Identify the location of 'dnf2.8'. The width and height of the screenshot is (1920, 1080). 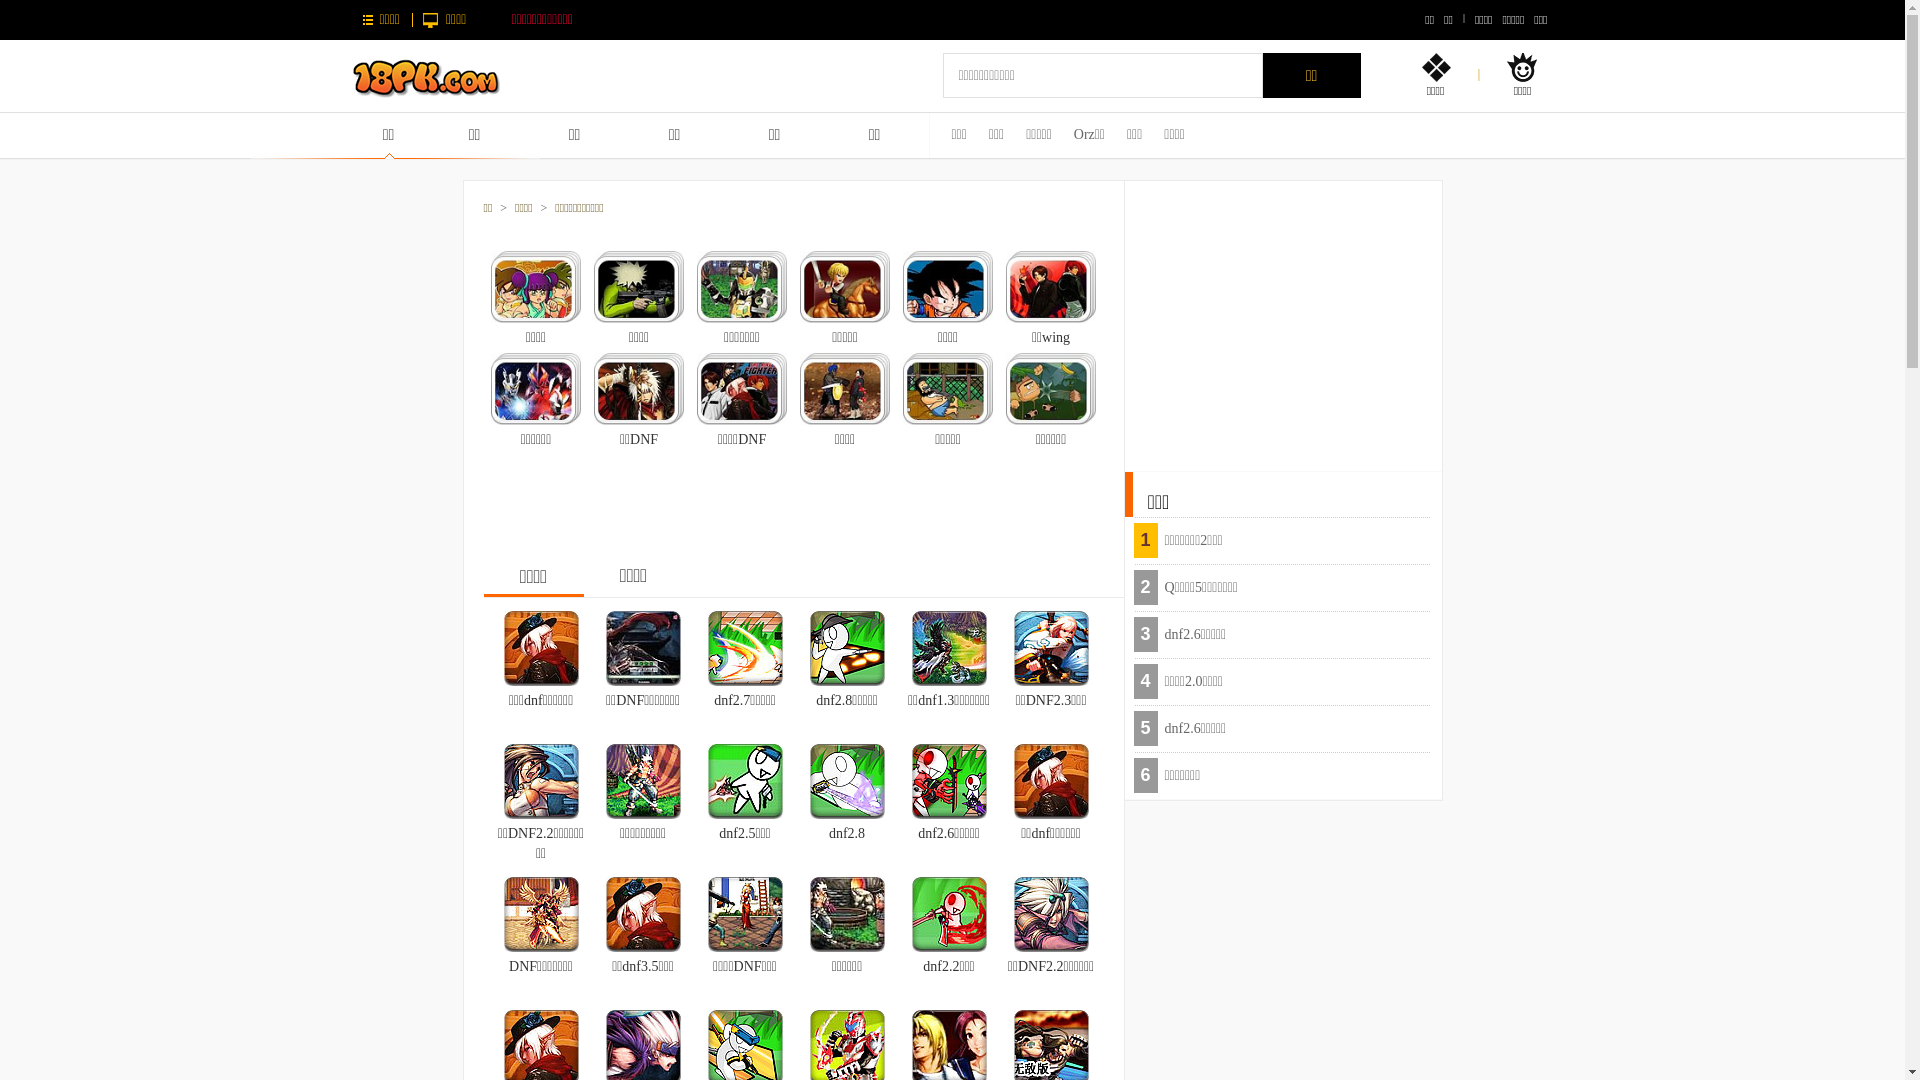
(810, 778).